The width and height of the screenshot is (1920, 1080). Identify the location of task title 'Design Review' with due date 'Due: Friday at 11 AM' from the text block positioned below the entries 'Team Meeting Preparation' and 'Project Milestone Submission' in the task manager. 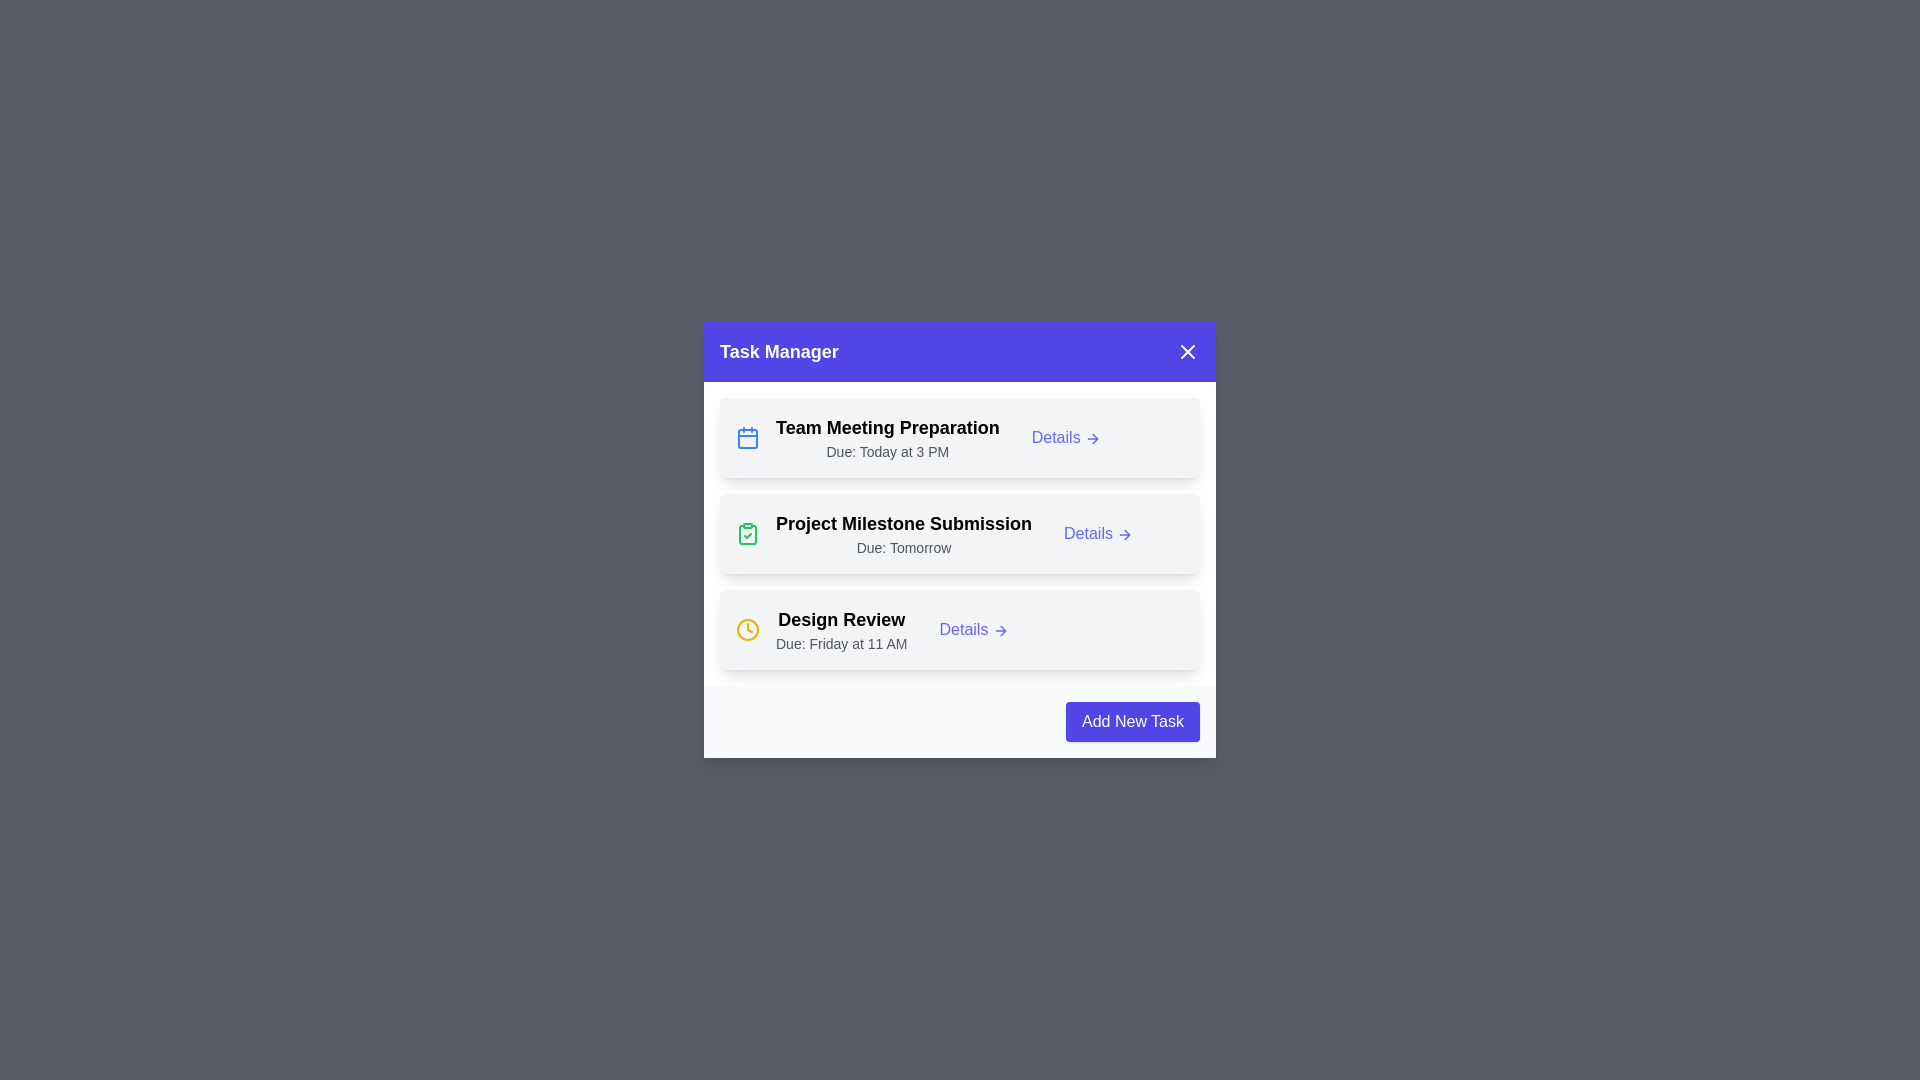
(841, 628).